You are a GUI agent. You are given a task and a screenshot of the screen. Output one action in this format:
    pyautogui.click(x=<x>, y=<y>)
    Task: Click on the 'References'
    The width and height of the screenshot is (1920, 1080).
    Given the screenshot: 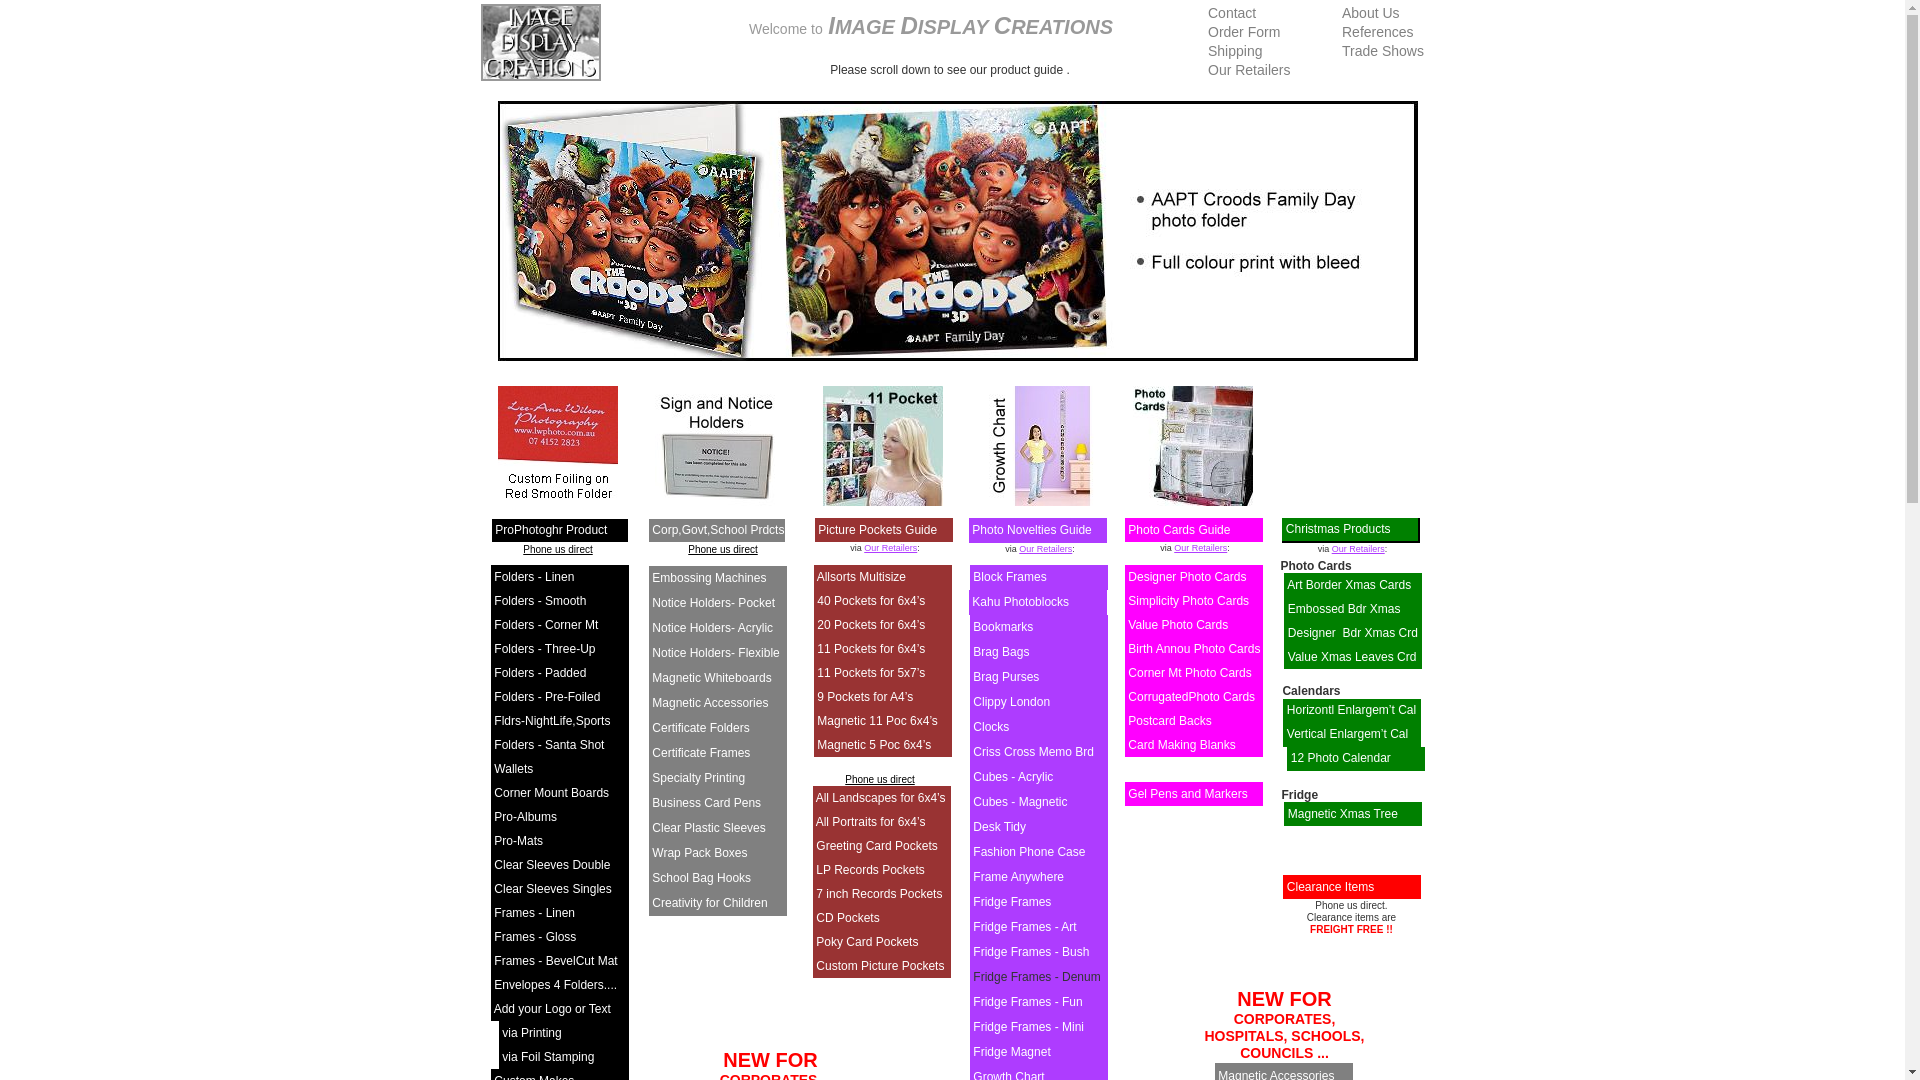 What is the action you would take?
    pyautogui.click(x=1376, y=31)
    